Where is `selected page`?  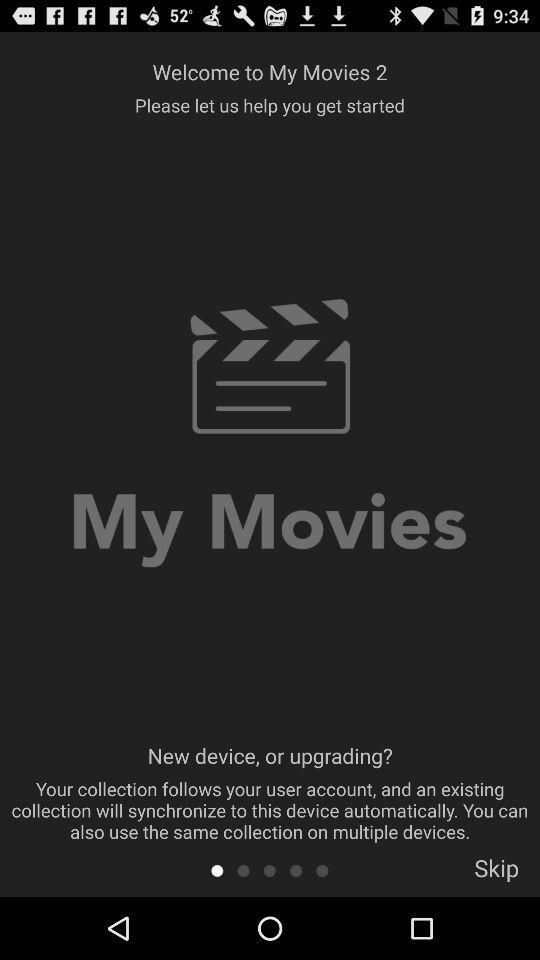 selected page is located at coordinates (295, 869).